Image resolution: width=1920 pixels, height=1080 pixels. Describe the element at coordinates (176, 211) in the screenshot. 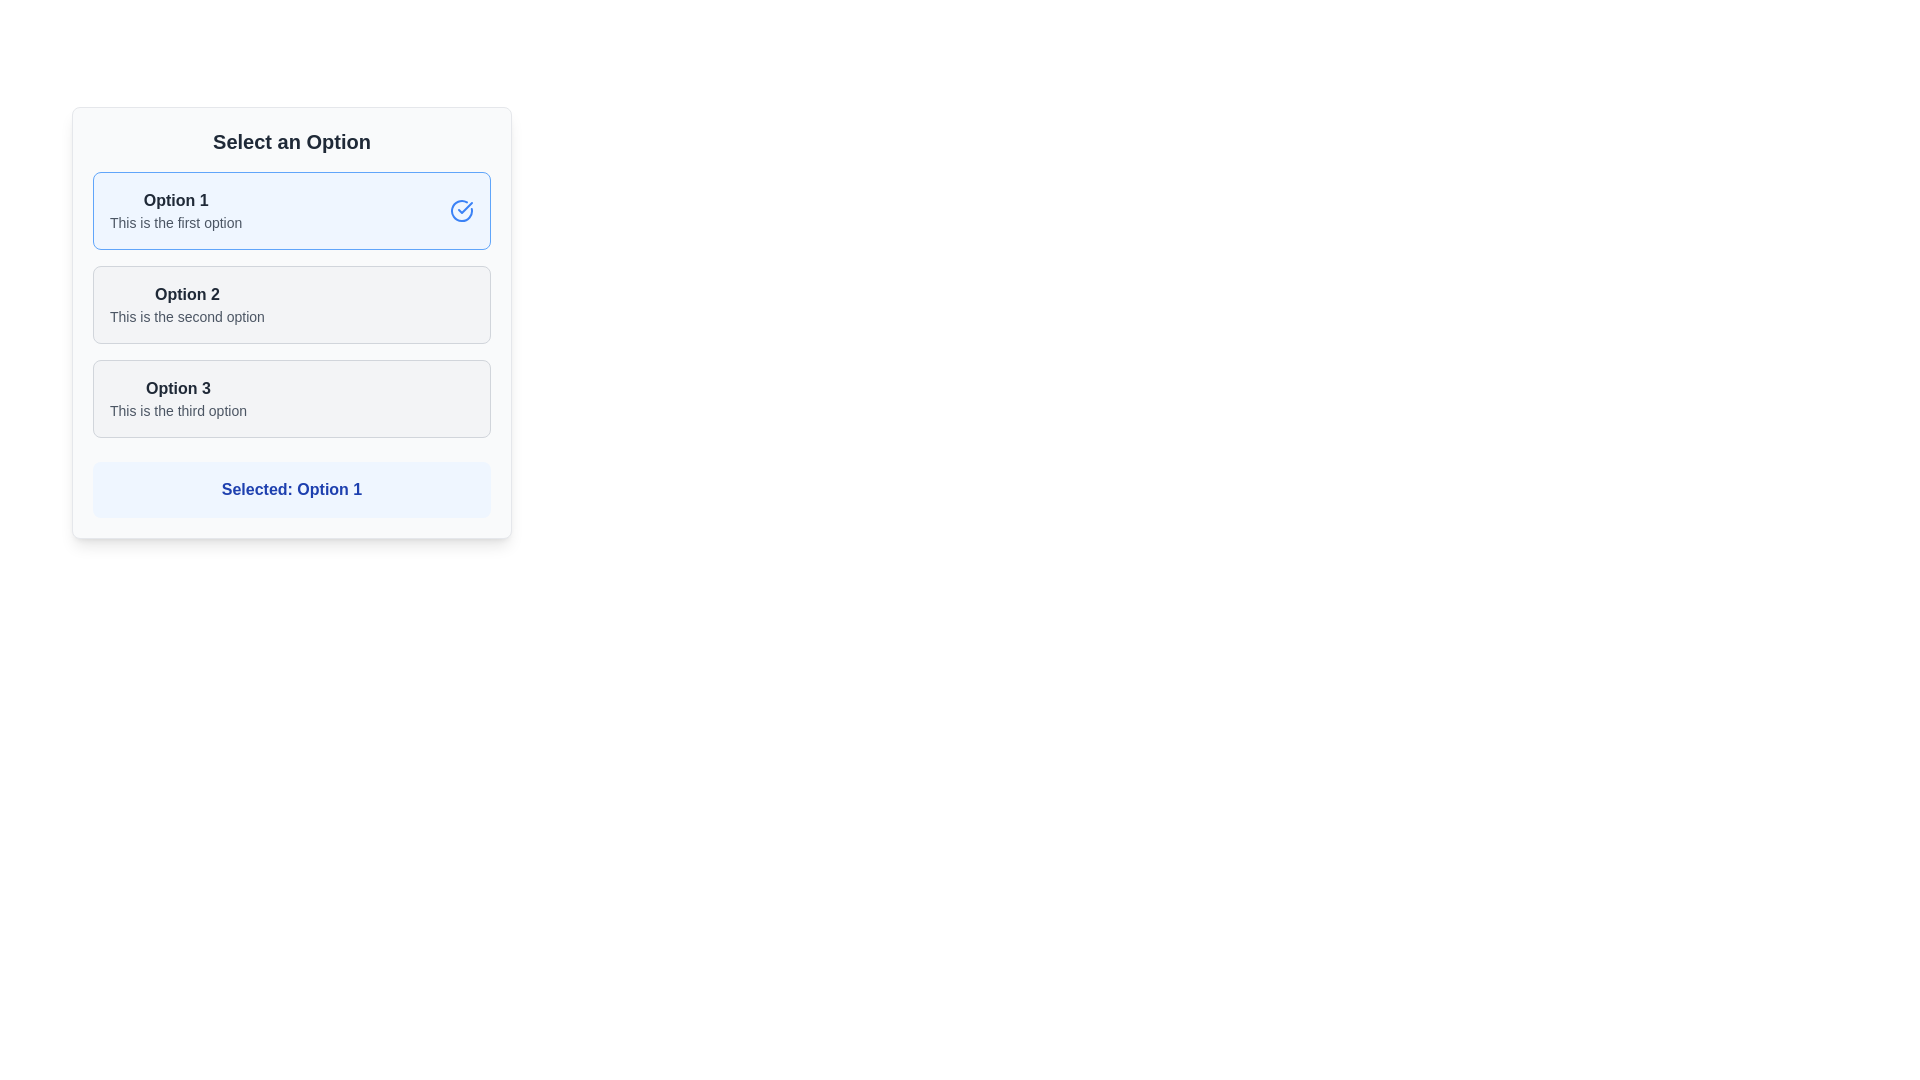

I see `the 'Option 1' selectable option card which is styled in bold font and is the first card under the heading 'Select an Option'` at that location.